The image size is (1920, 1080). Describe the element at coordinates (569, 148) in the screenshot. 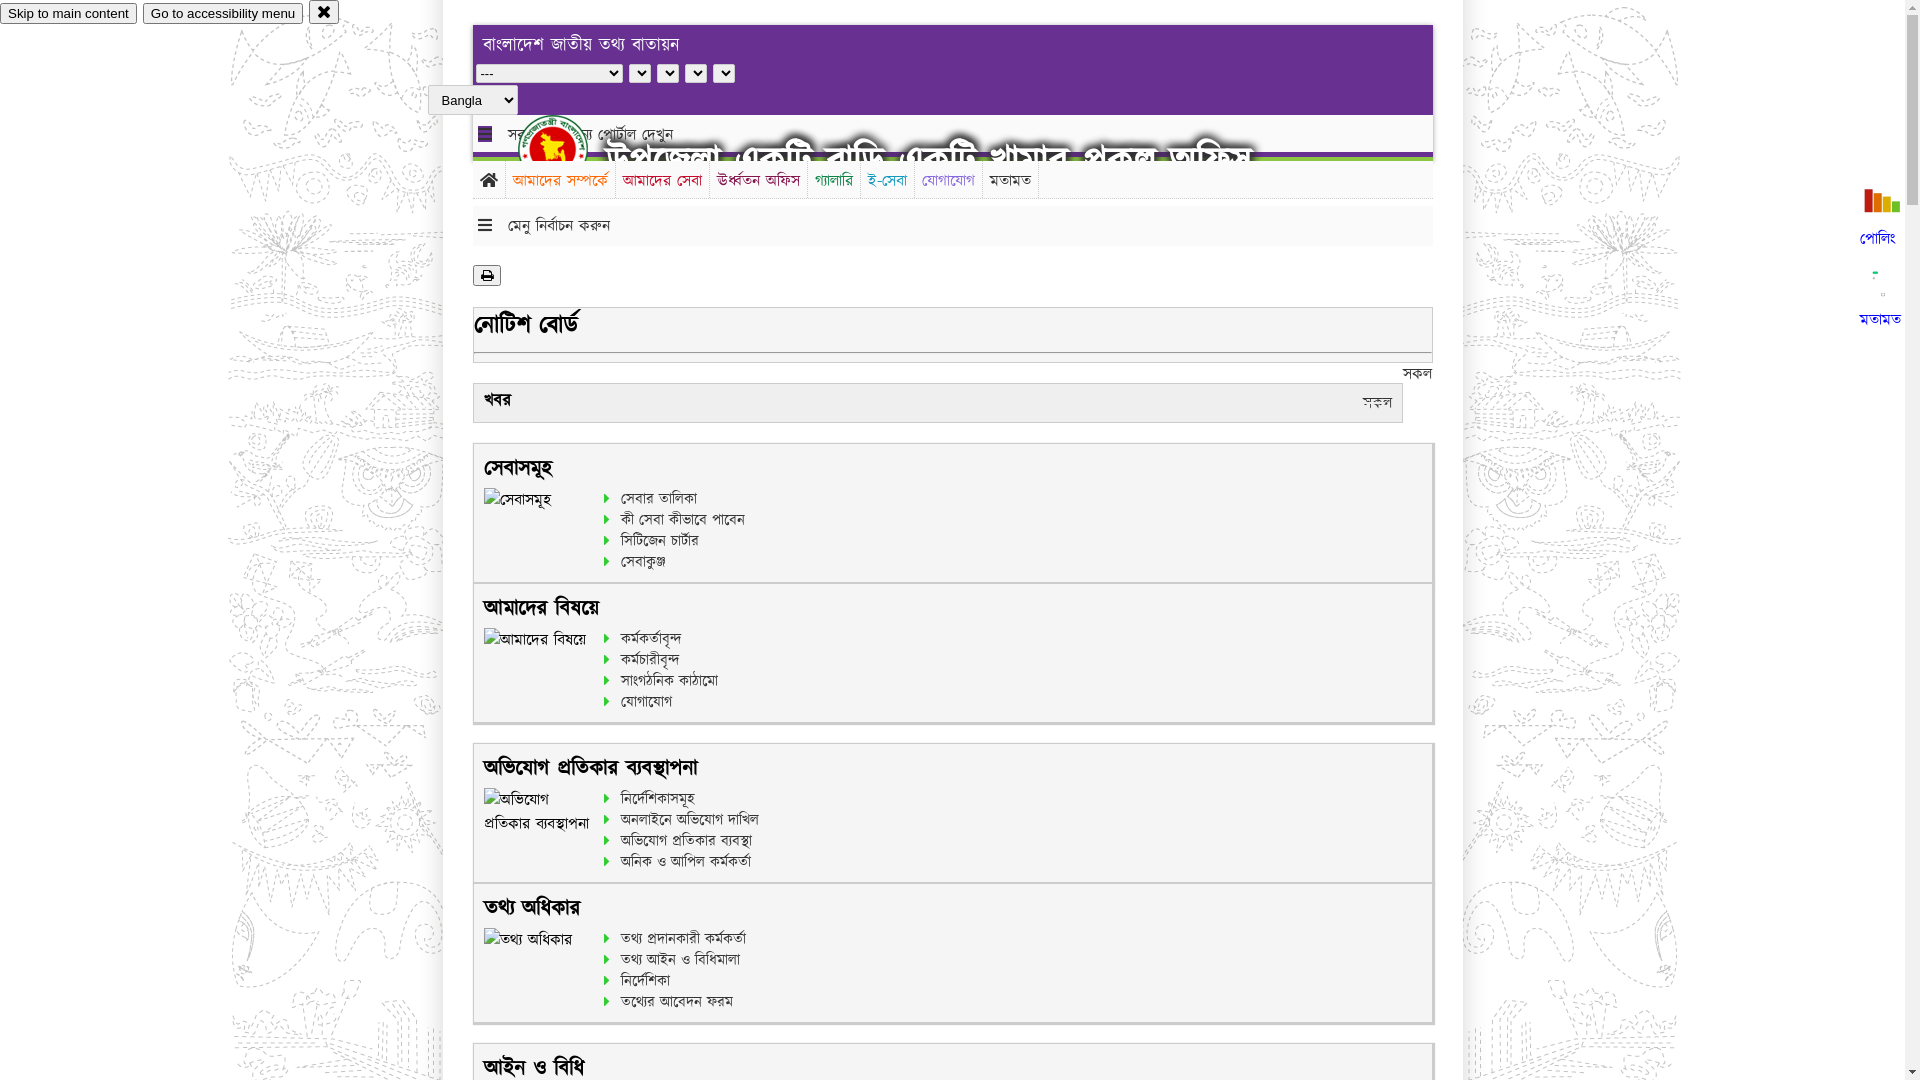

I see `'` at that location.